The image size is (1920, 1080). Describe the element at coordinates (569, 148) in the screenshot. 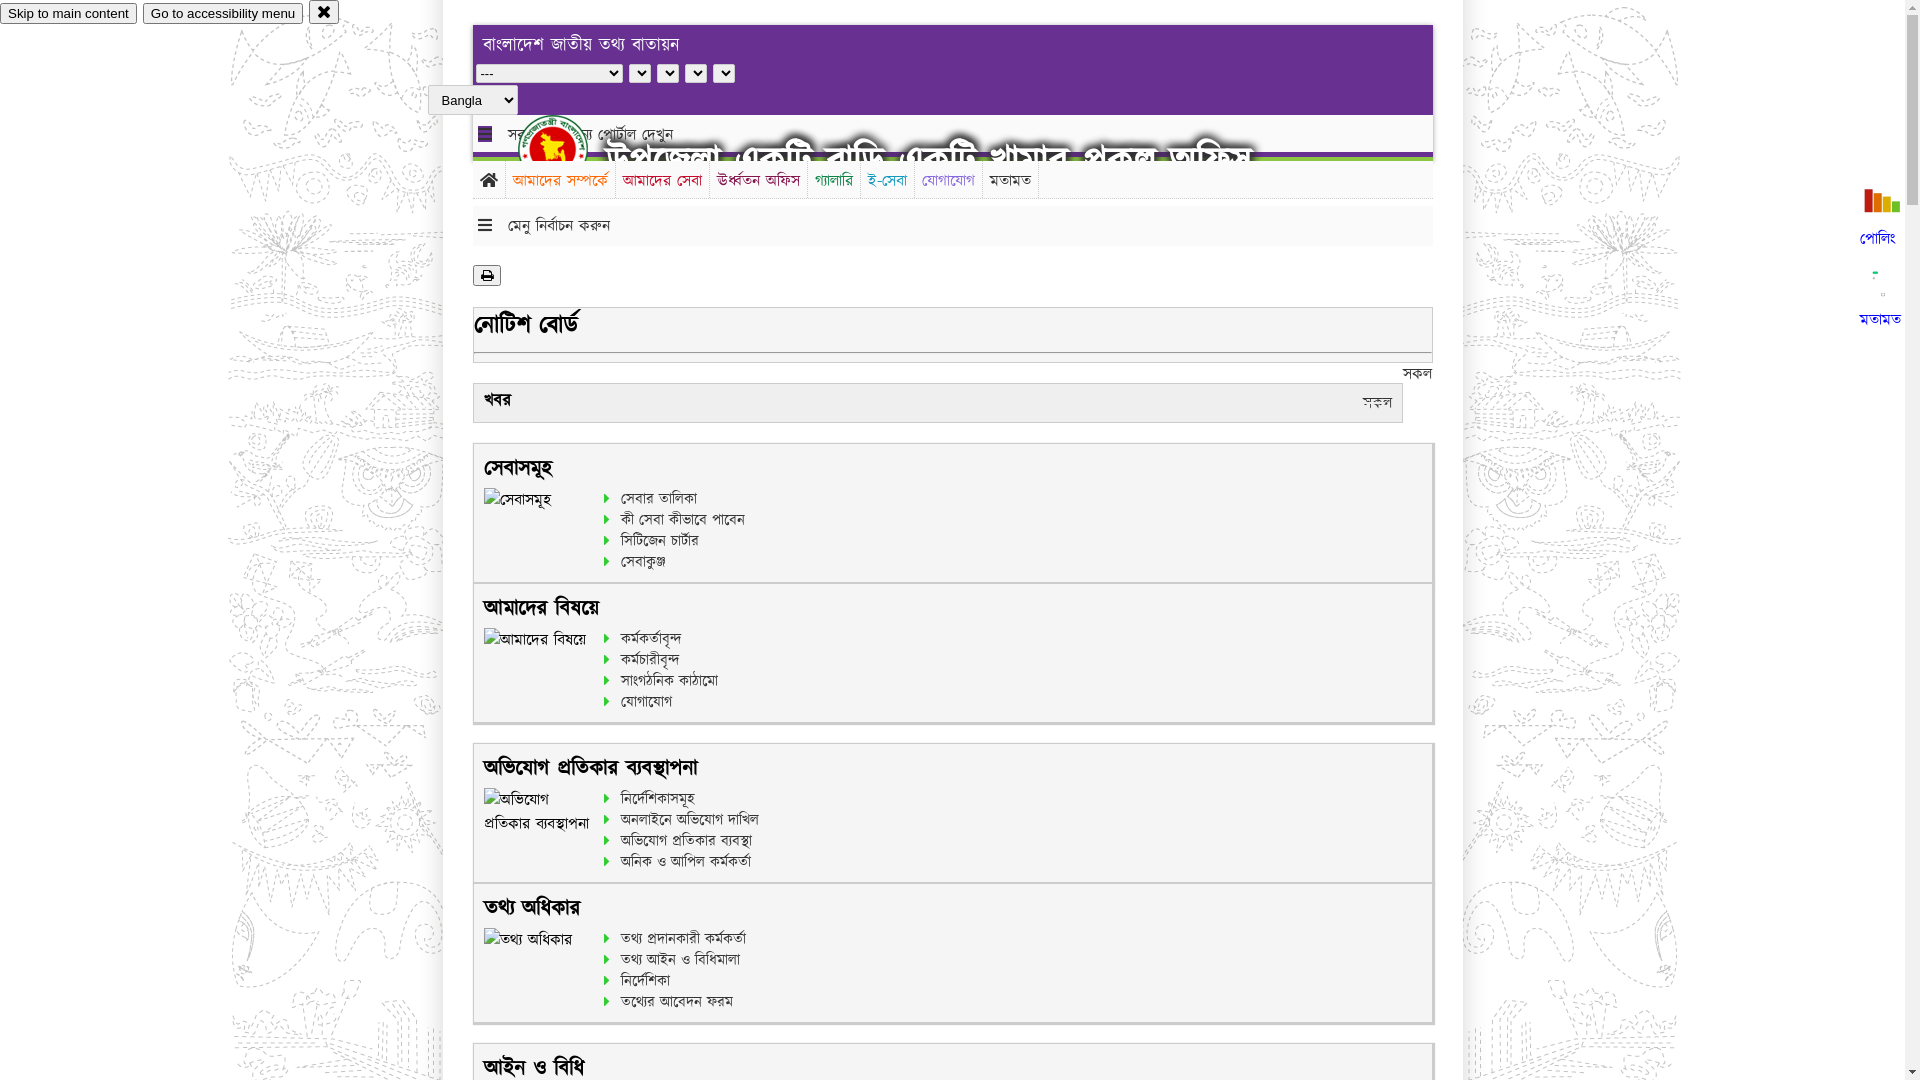

I see `'` at that location.